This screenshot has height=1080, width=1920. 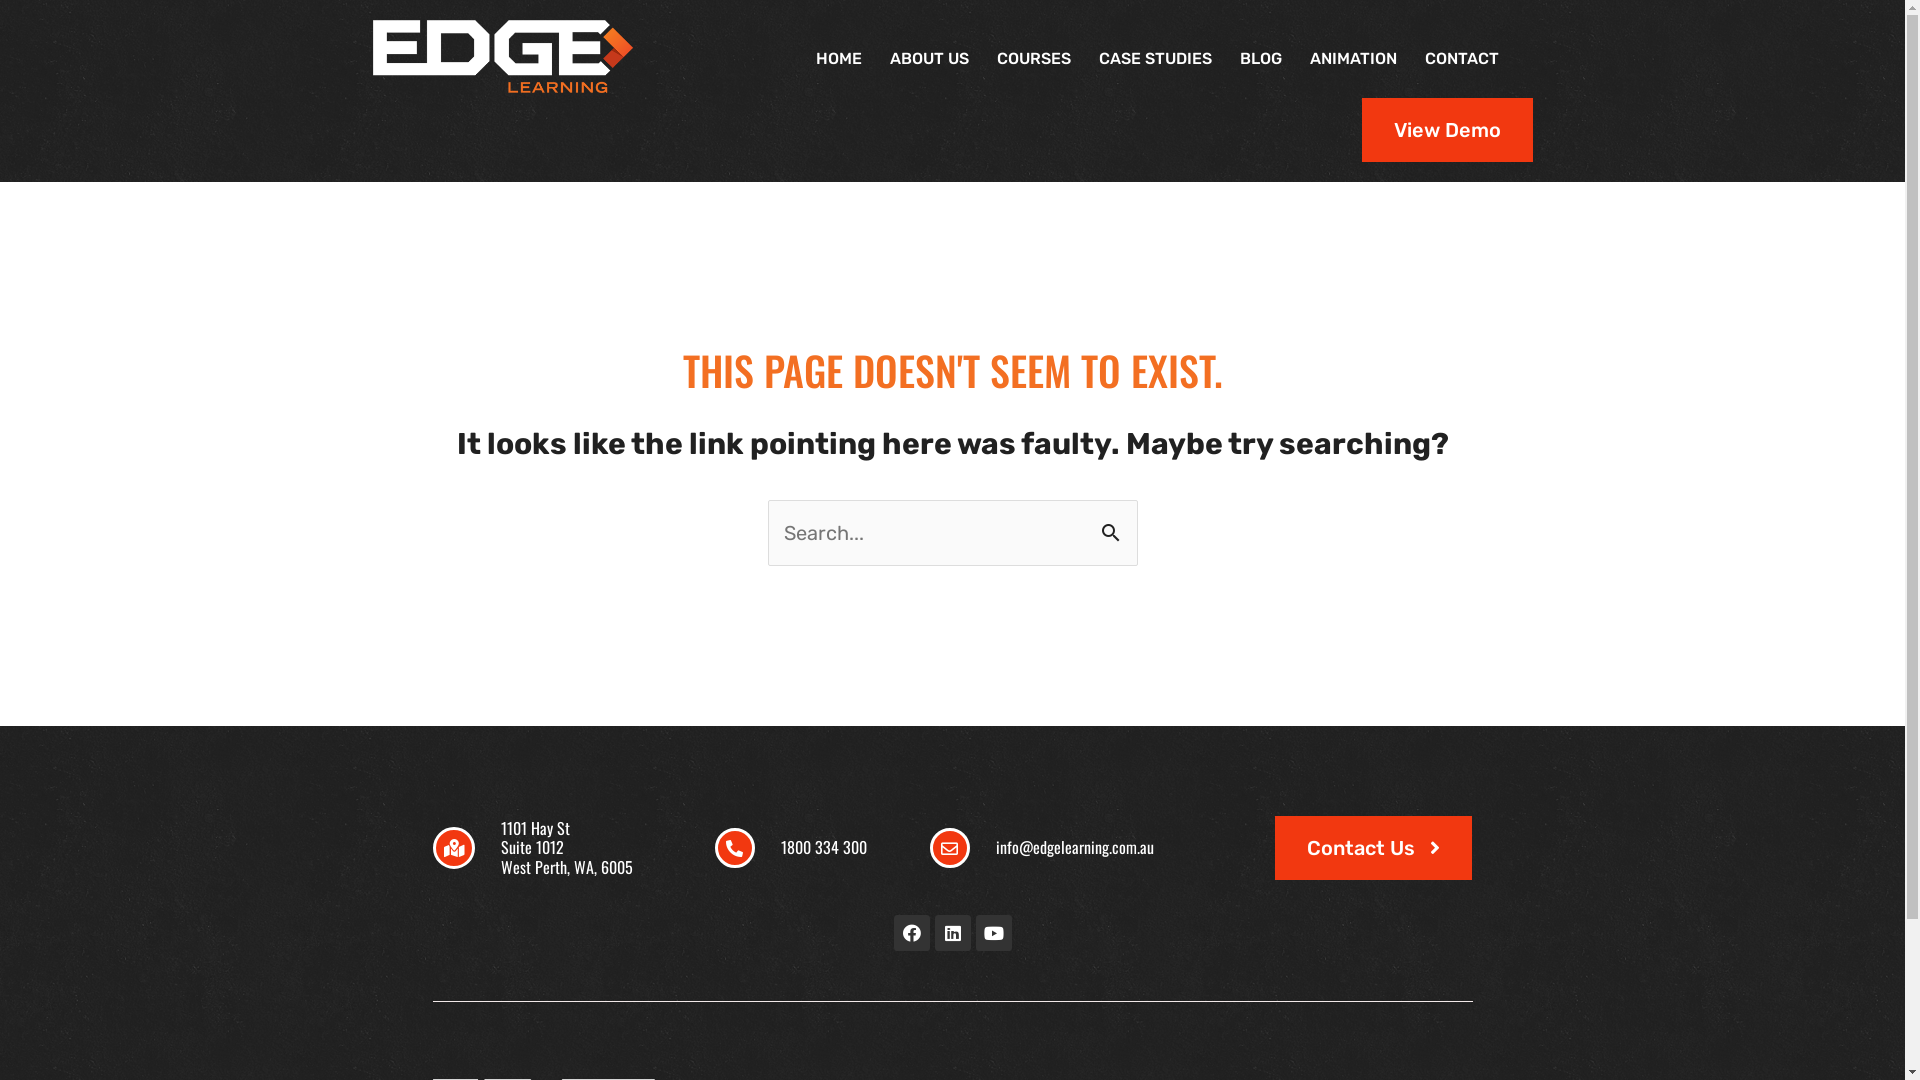 What do you see at coordinates (824, 847) in the screenshot?
I see `'1800 334 300'` at bounding box center [824, 847].